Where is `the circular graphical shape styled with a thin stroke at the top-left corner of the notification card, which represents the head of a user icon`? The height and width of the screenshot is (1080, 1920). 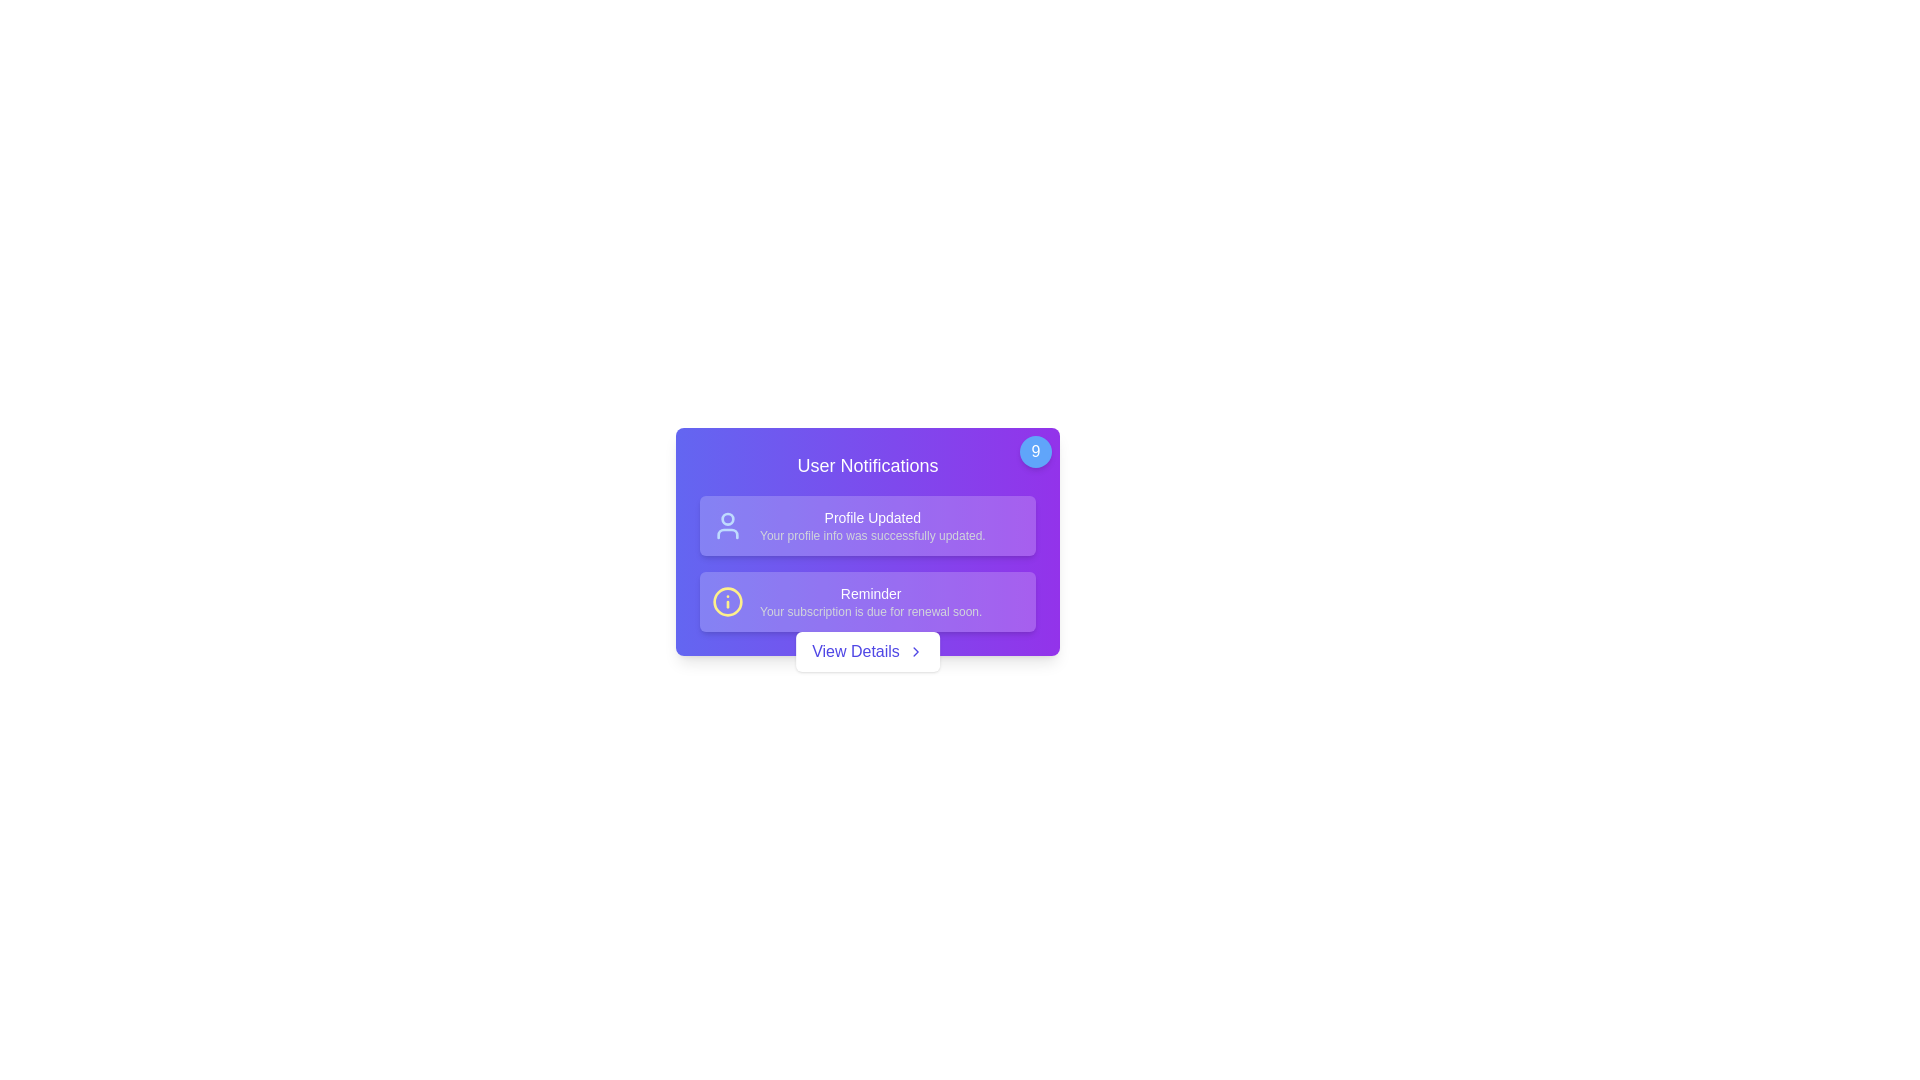 the circular graphical shape styled with a thin stroke at the top-left corner of the notification card, which represents the head of a user icon is located at coordinates (727, 518).